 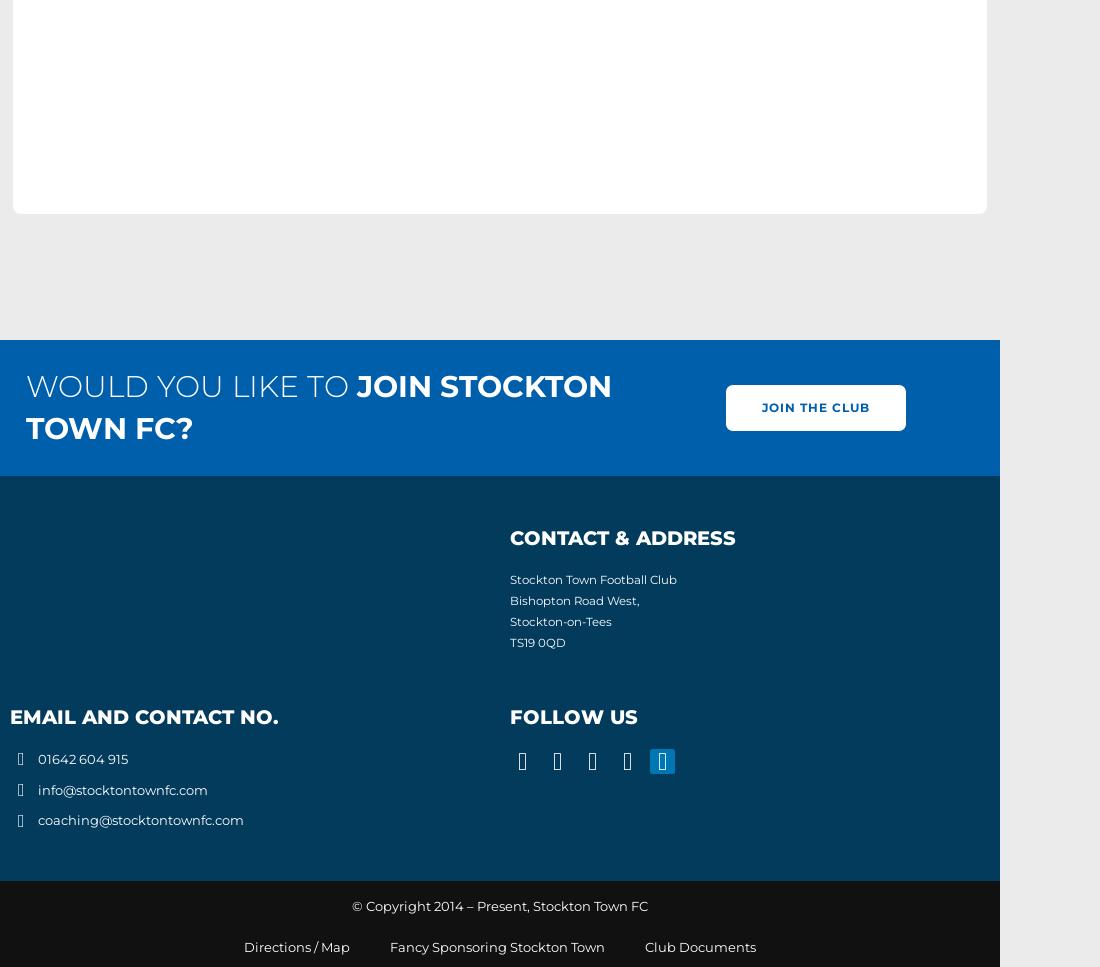 I want to click on 'info@stocktontownfc.com', so click(x=121, y=787).